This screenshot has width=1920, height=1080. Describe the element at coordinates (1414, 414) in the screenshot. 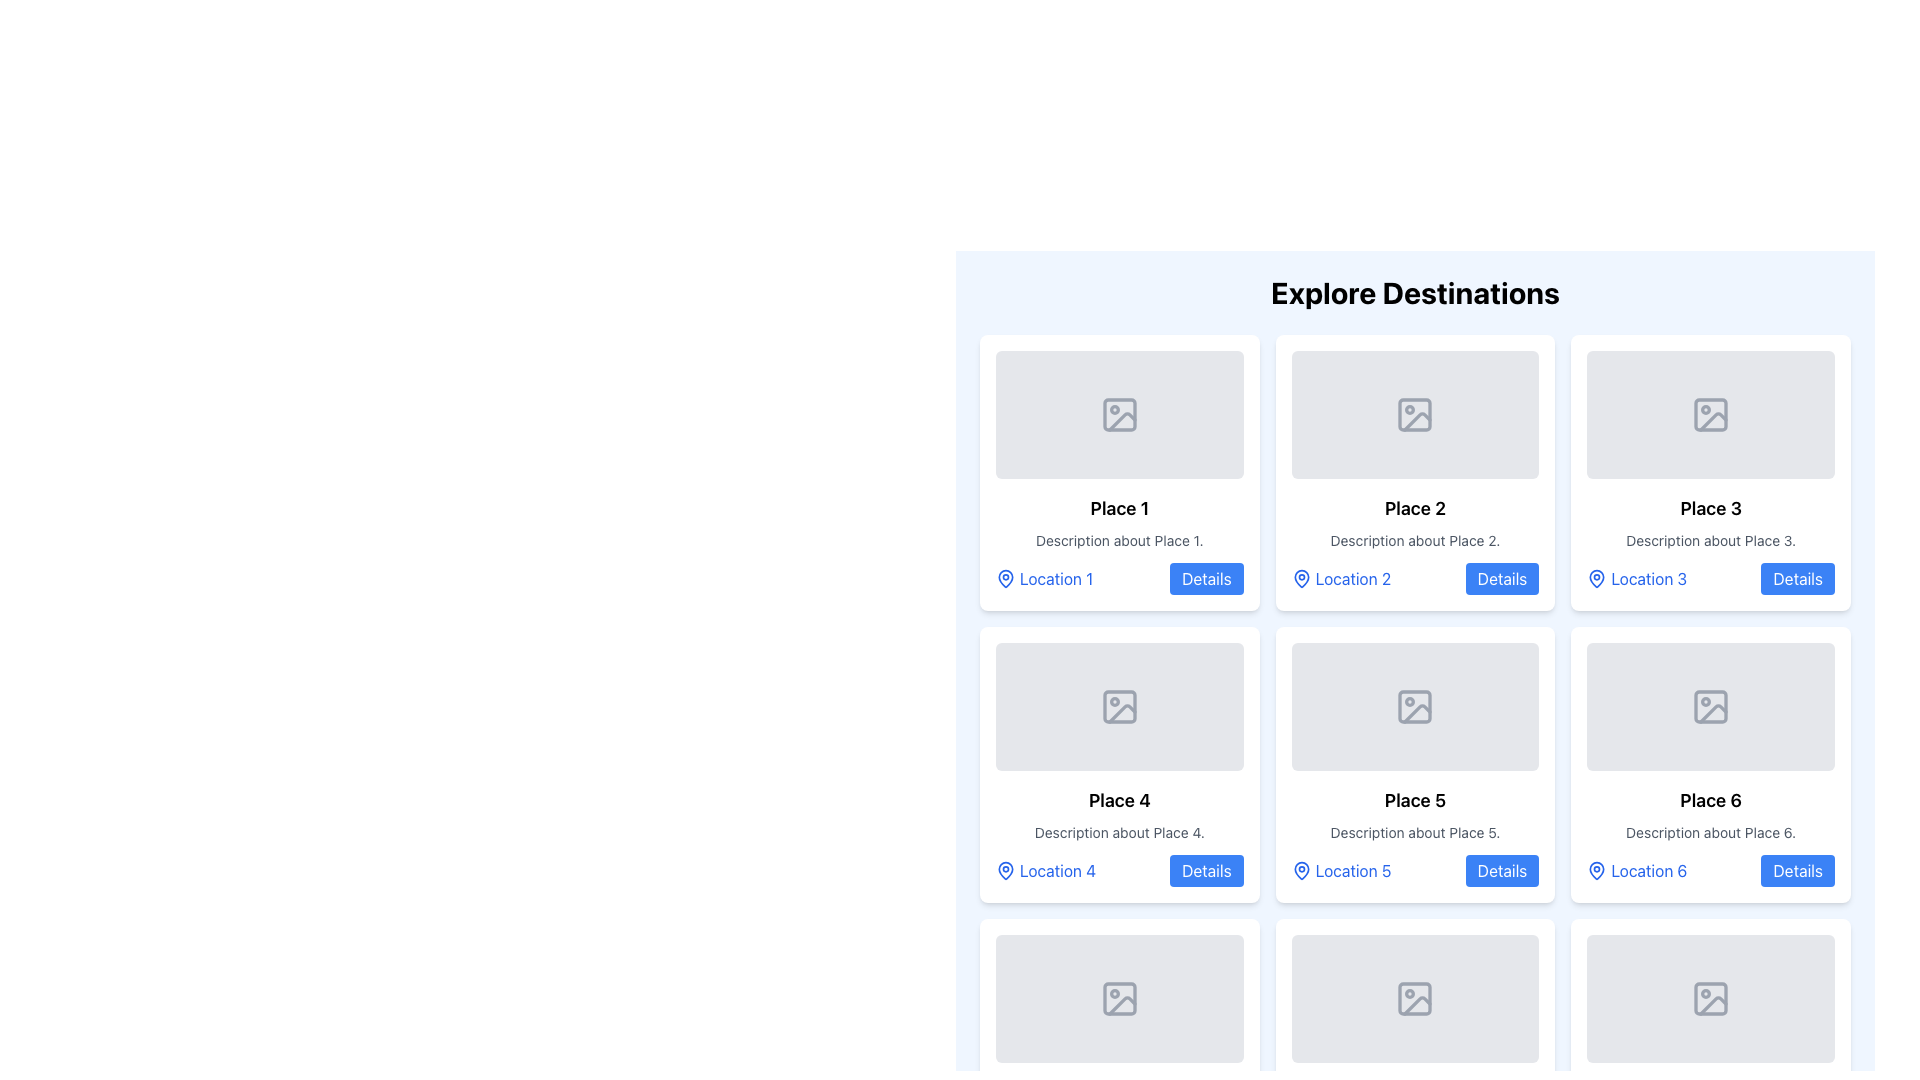

I see `the Image Placeholder element, which is a light gray rectangular box with rounded corners and an icon of a mountain and sun` at that location.